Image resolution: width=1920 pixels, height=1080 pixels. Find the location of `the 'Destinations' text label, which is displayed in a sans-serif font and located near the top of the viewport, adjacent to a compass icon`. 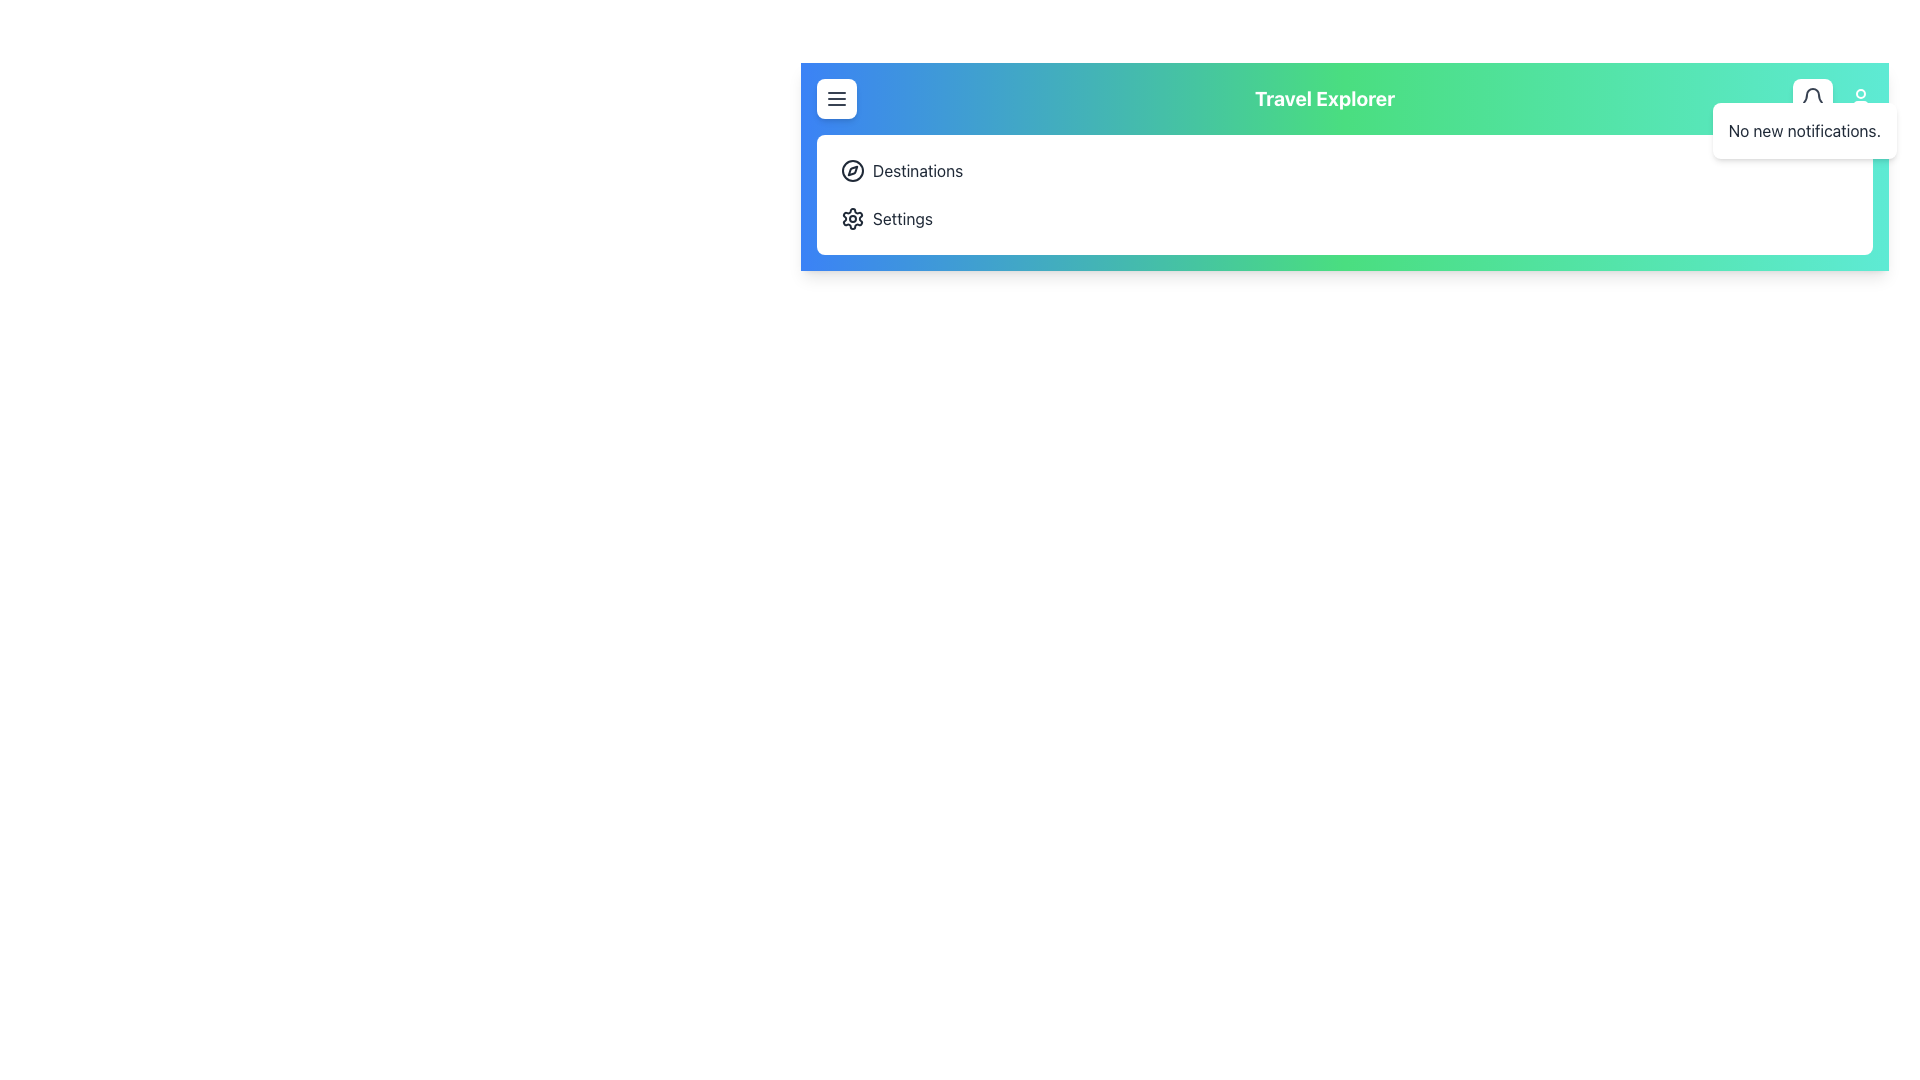

the 'Destinations' text label, which is displayed in a sans-serif font and located near the top of the viewport, adjacent to a compass icon is located at coordinates (917, 169).